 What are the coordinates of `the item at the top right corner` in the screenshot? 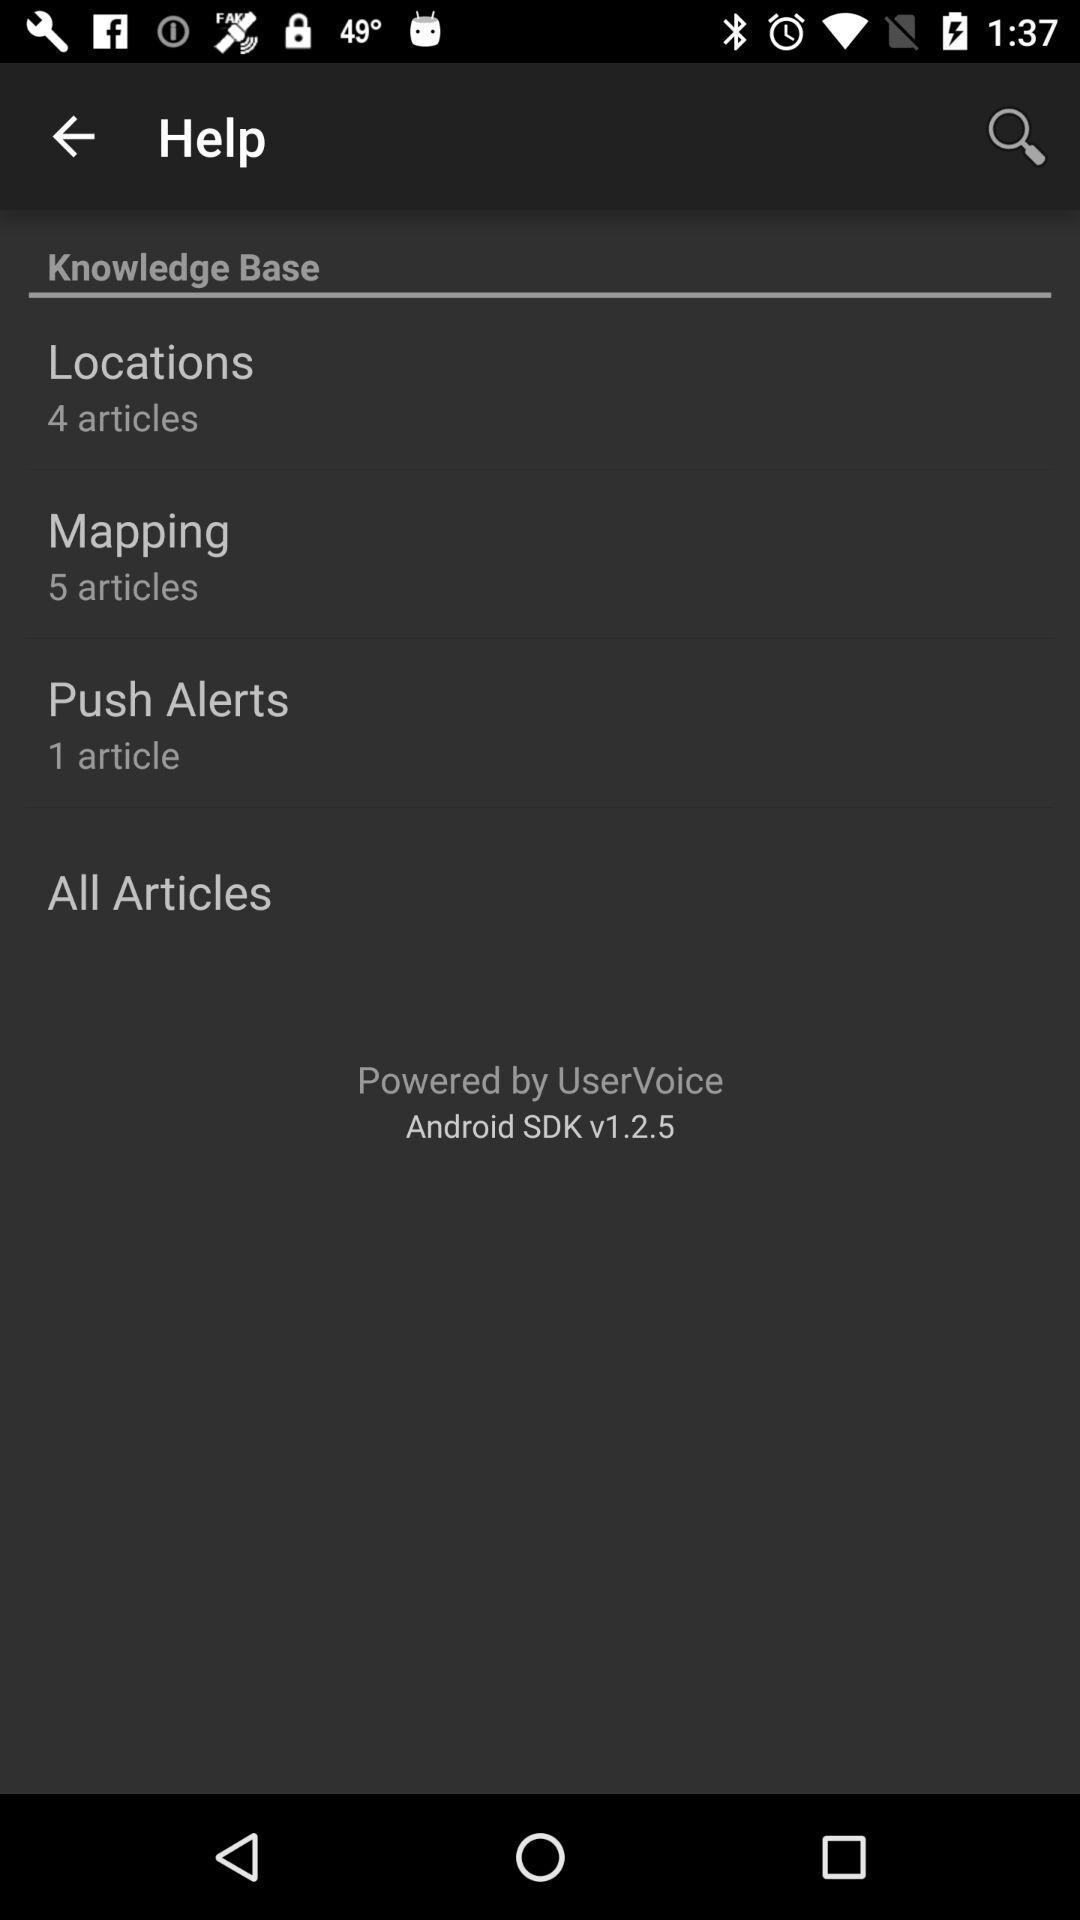 It's located at (1017, 135).